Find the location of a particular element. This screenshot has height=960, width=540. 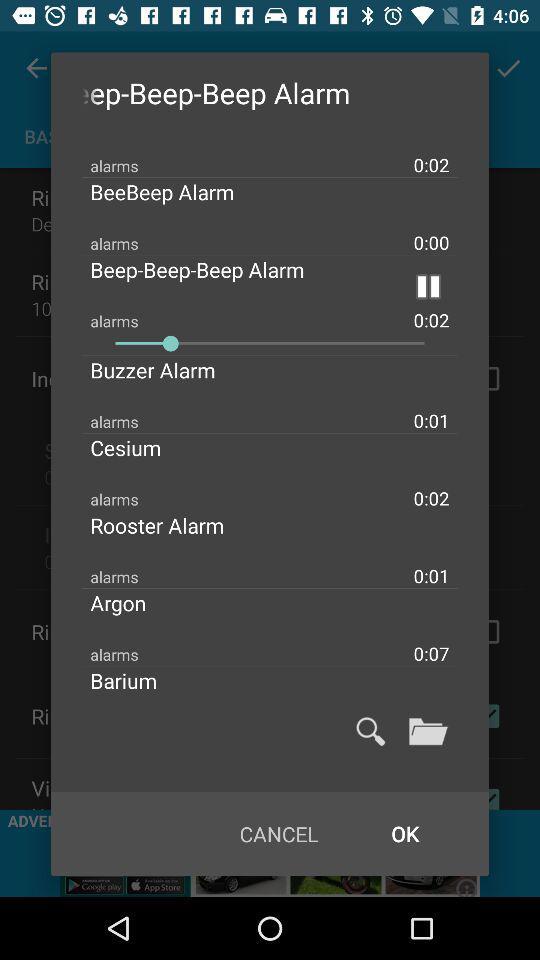

icon next to beep beep beep item is located at coordinates (427, 285).